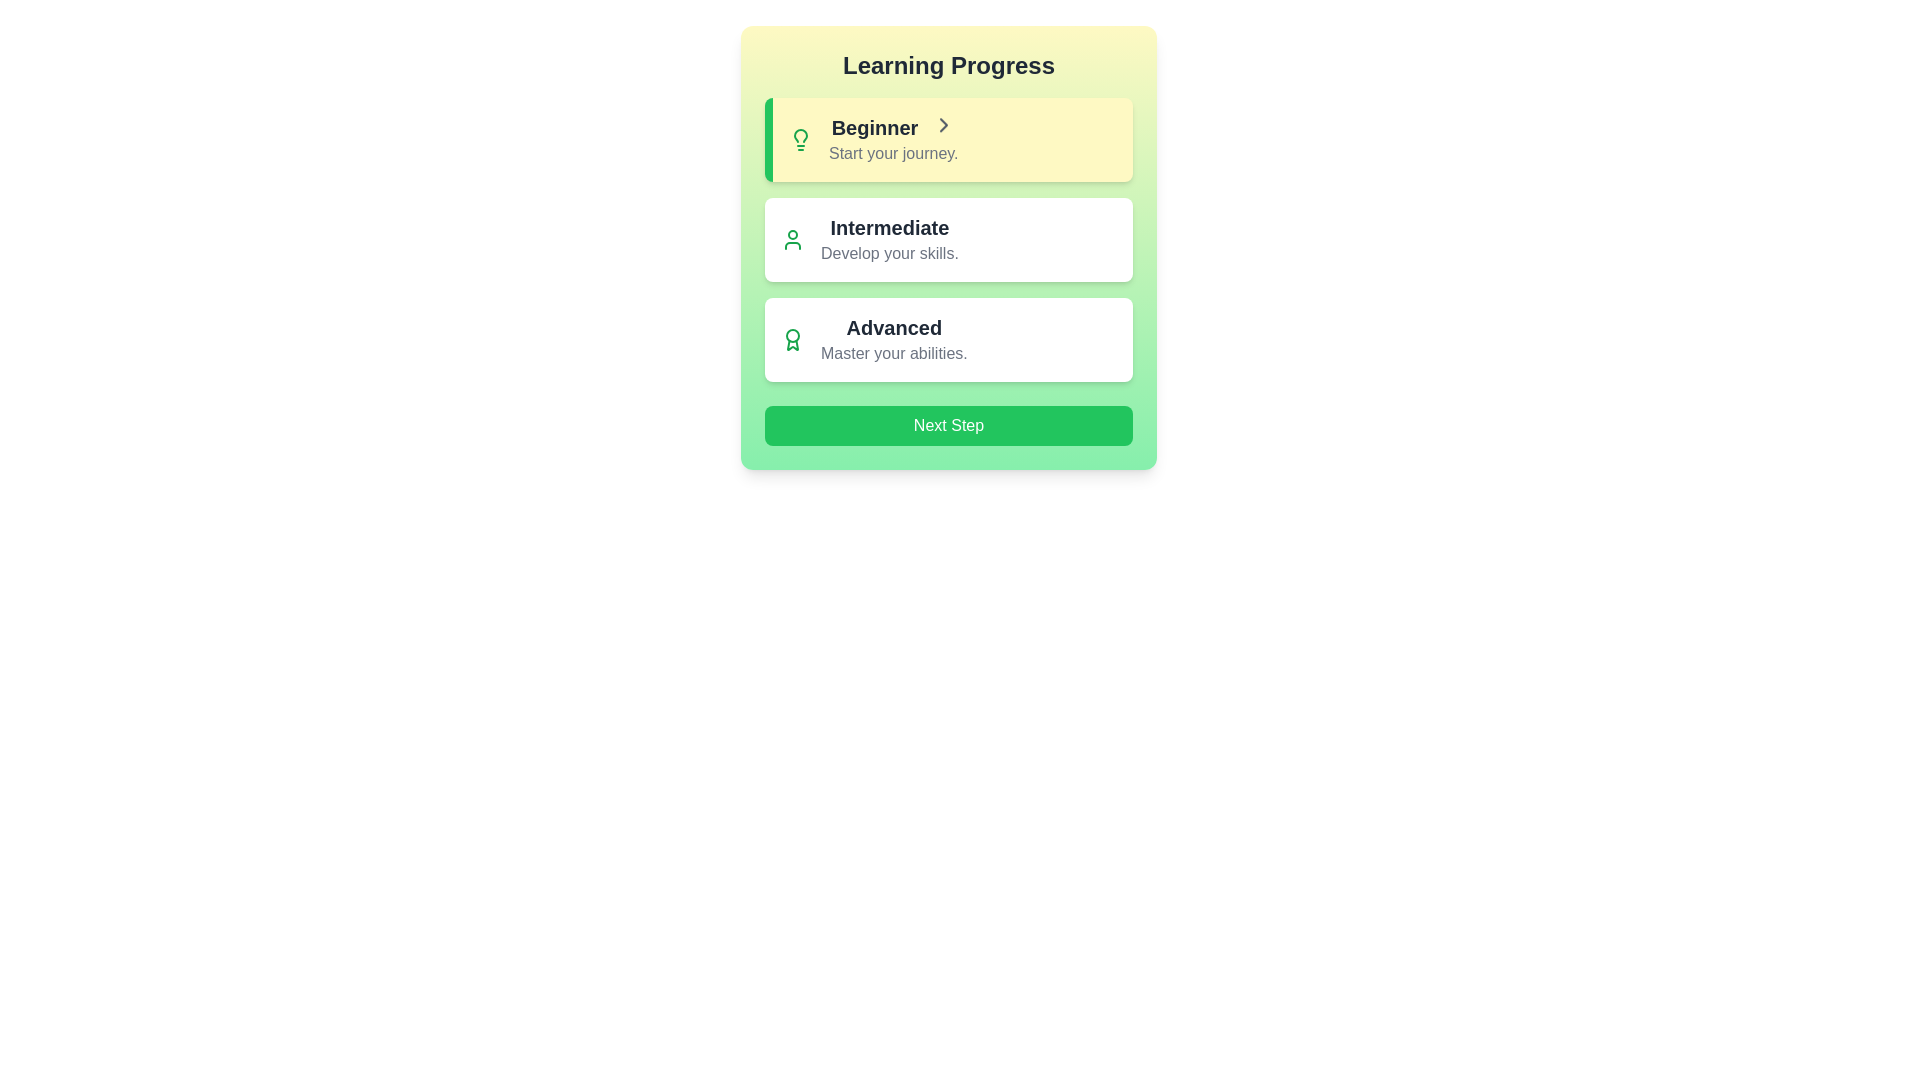  What do you see at coordinates (791, 238) in the screenshot?
I see `the small, green user silhouette icon located inside the second panel under 'Intermediate', to the left of the text 'Intermediate' and 'Develop your skills'` at bounding box center [791, 238].